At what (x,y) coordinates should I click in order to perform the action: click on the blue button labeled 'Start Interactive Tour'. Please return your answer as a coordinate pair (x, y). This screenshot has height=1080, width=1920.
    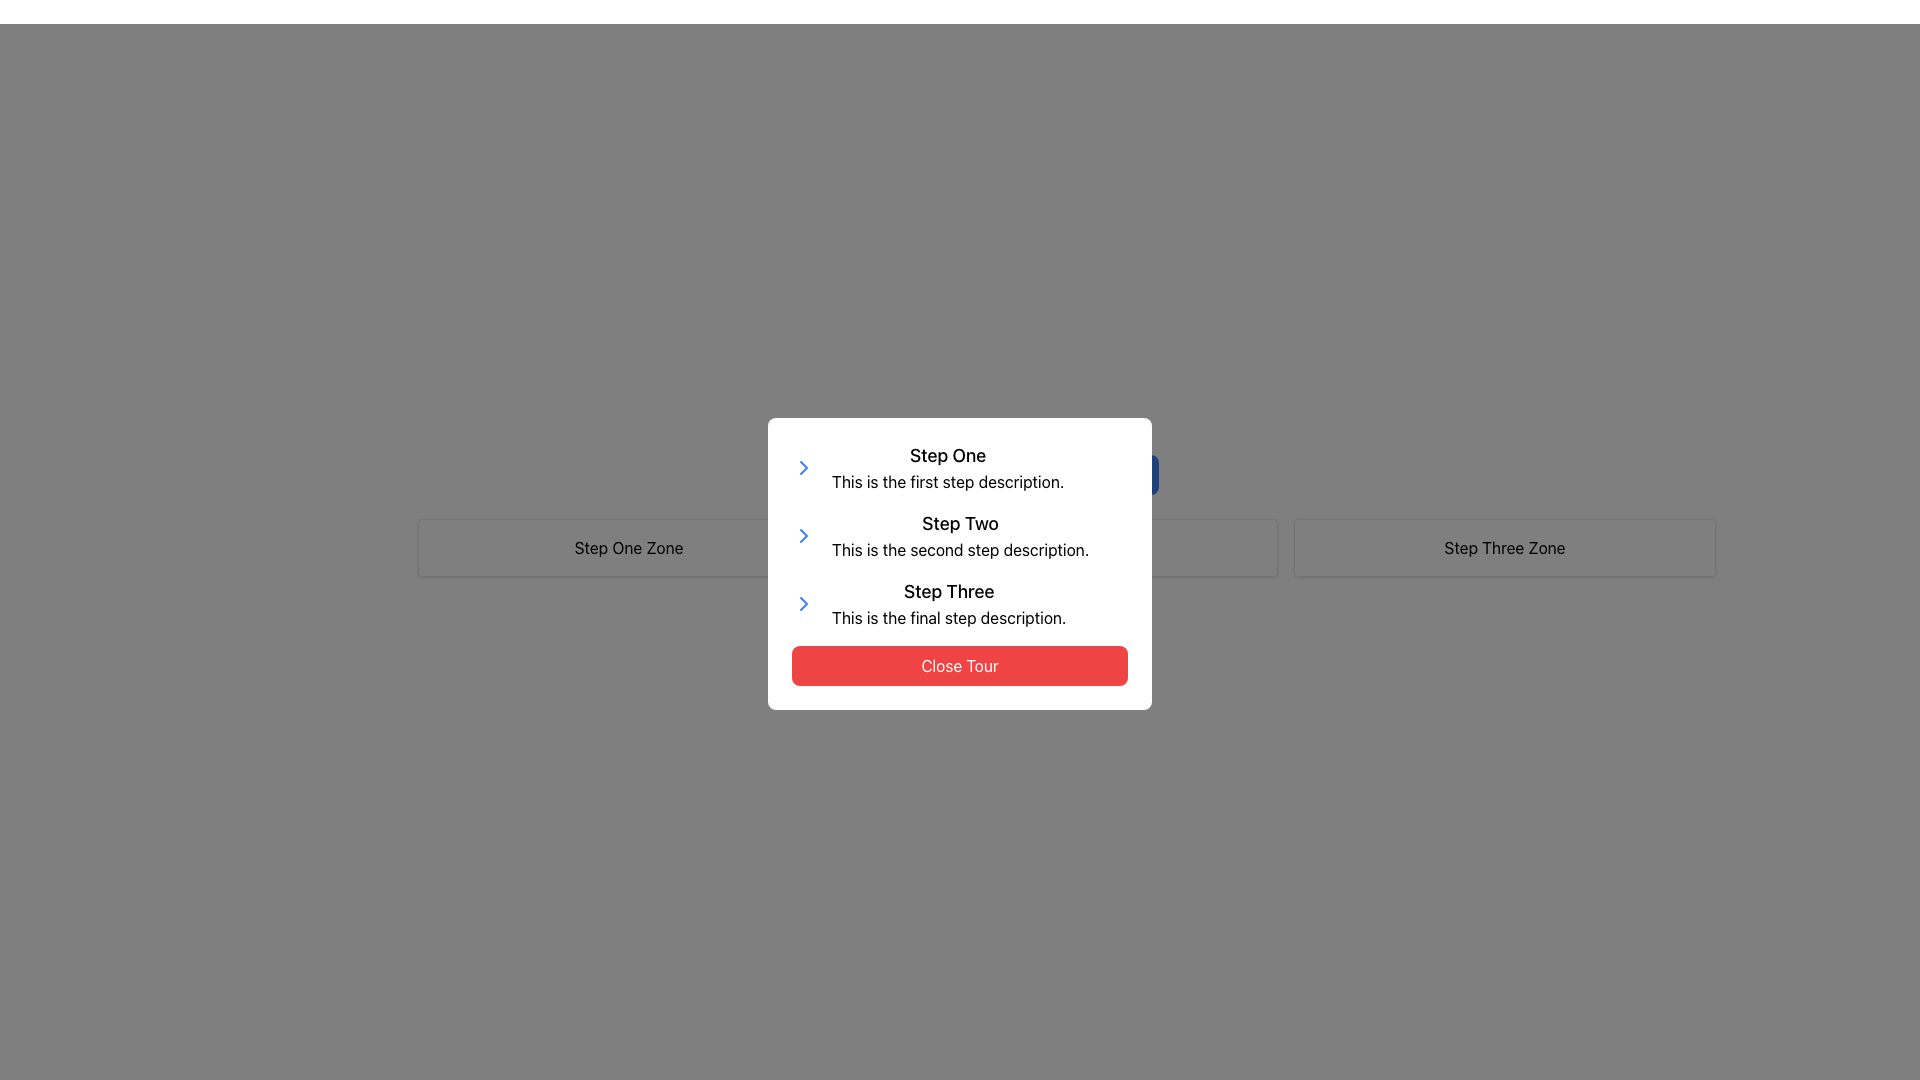
    Looking at the image, I should click on (1065, 474).